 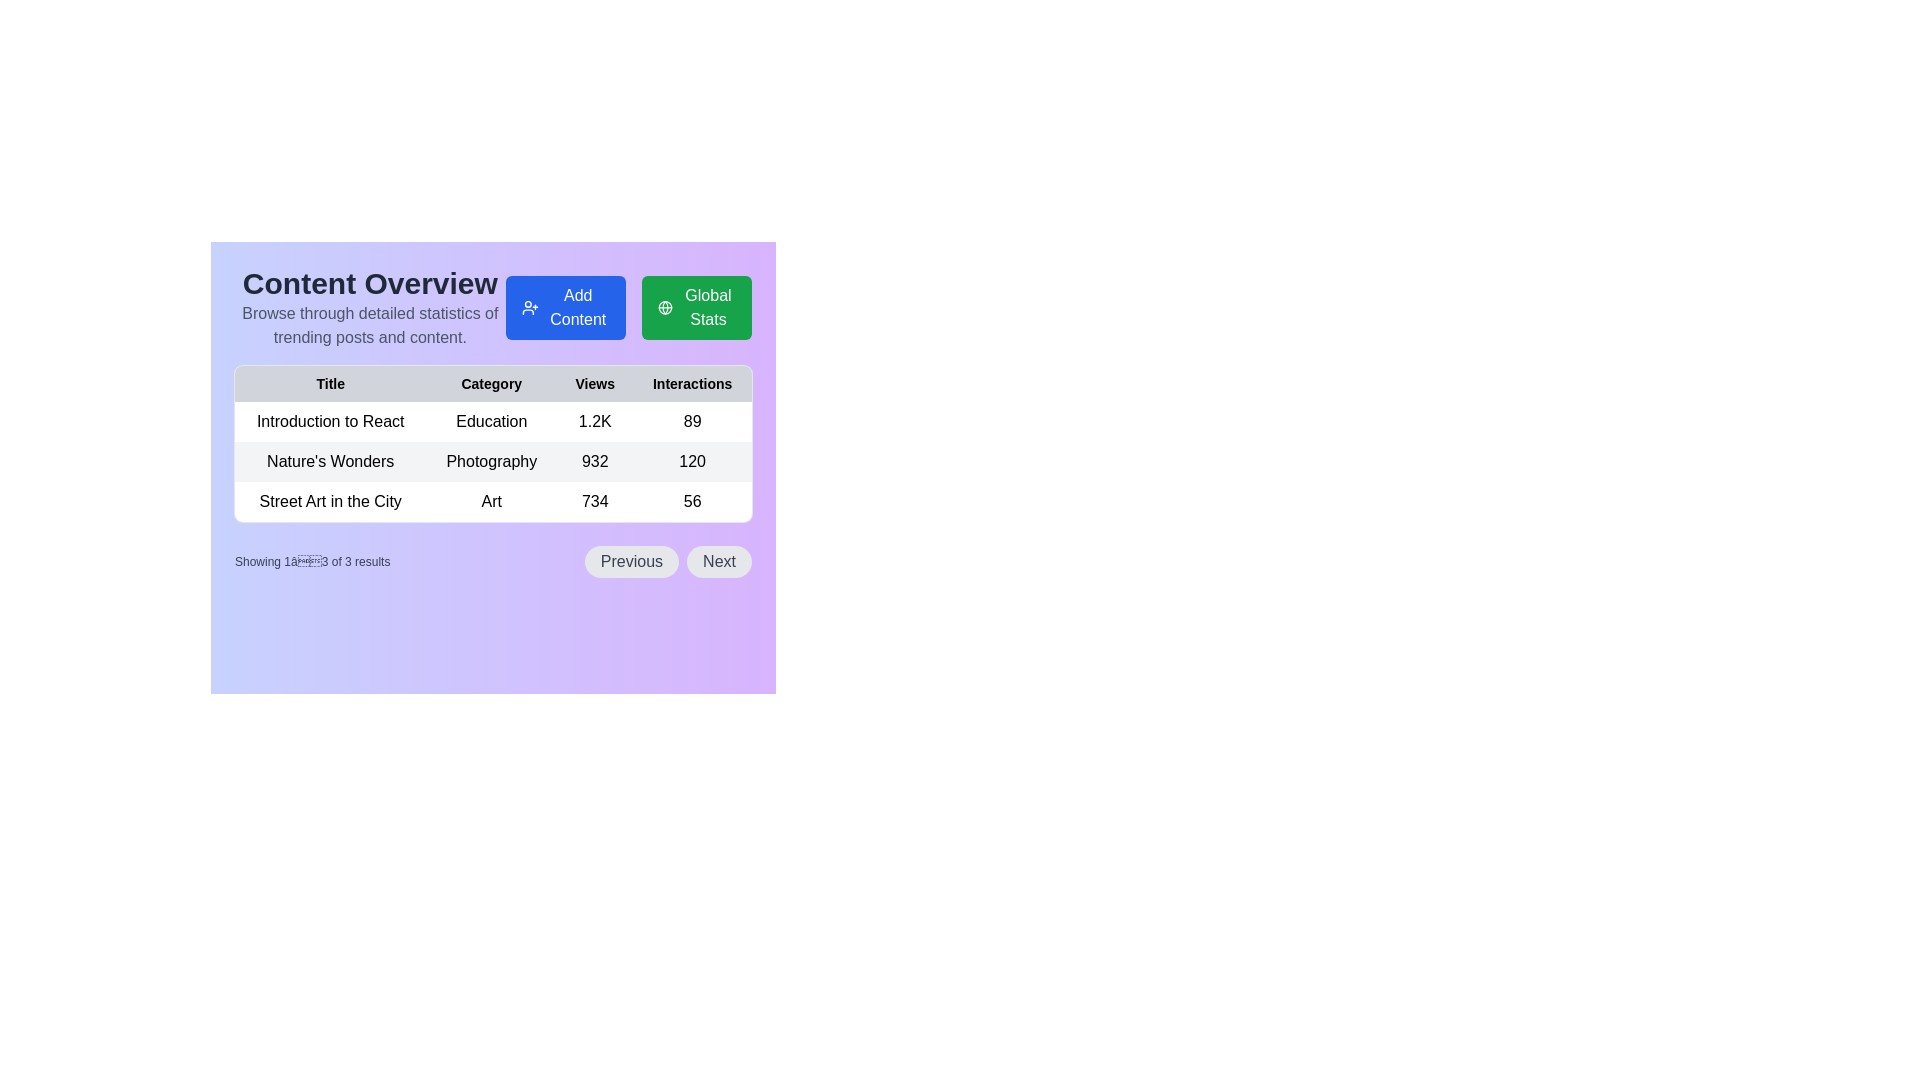 What do you see at coordinates (692, 420) in the screenshot?
I see `the Text cell containing the number '89' in the table under the 'Interactions' column, which is the fourth cell in the first row` at bounding box center [692, 420].